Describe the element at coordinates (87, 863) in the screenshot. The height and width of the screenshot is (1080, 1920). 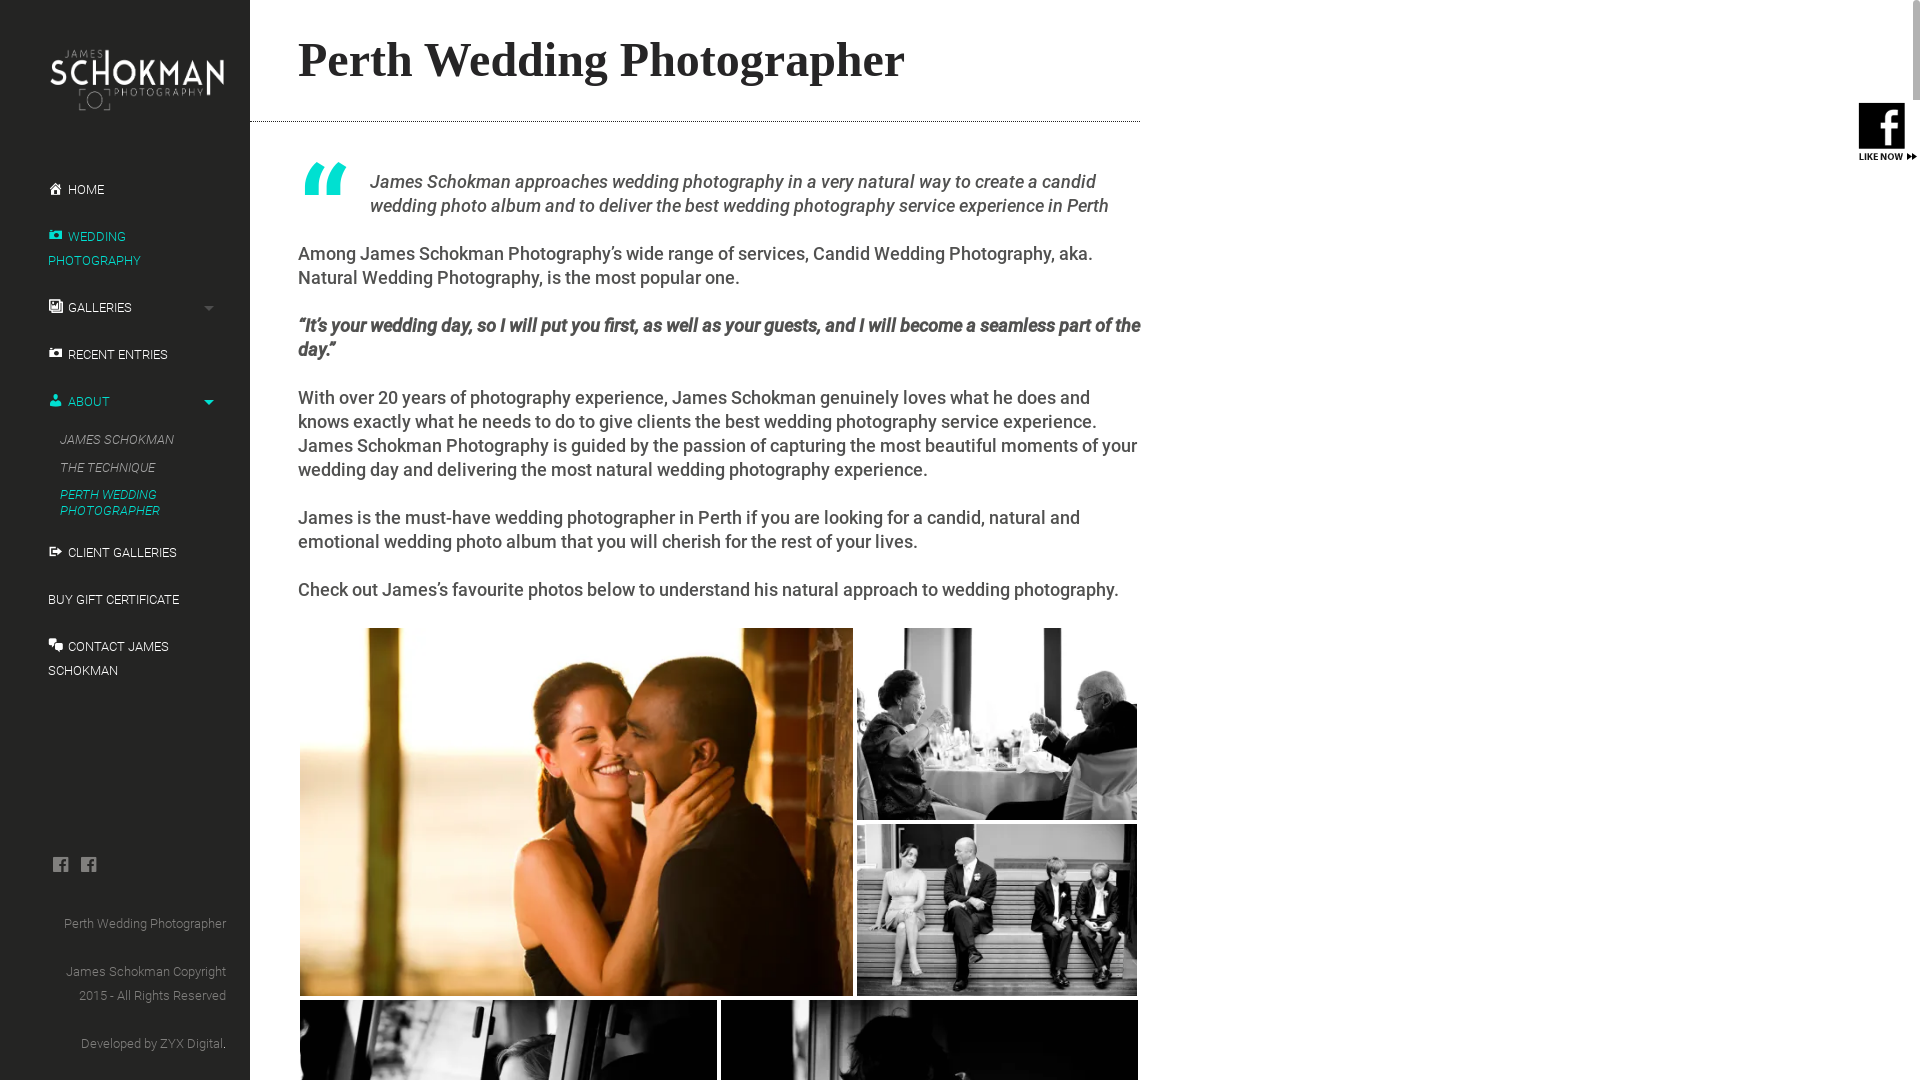
I see `'facebook'` at that location.